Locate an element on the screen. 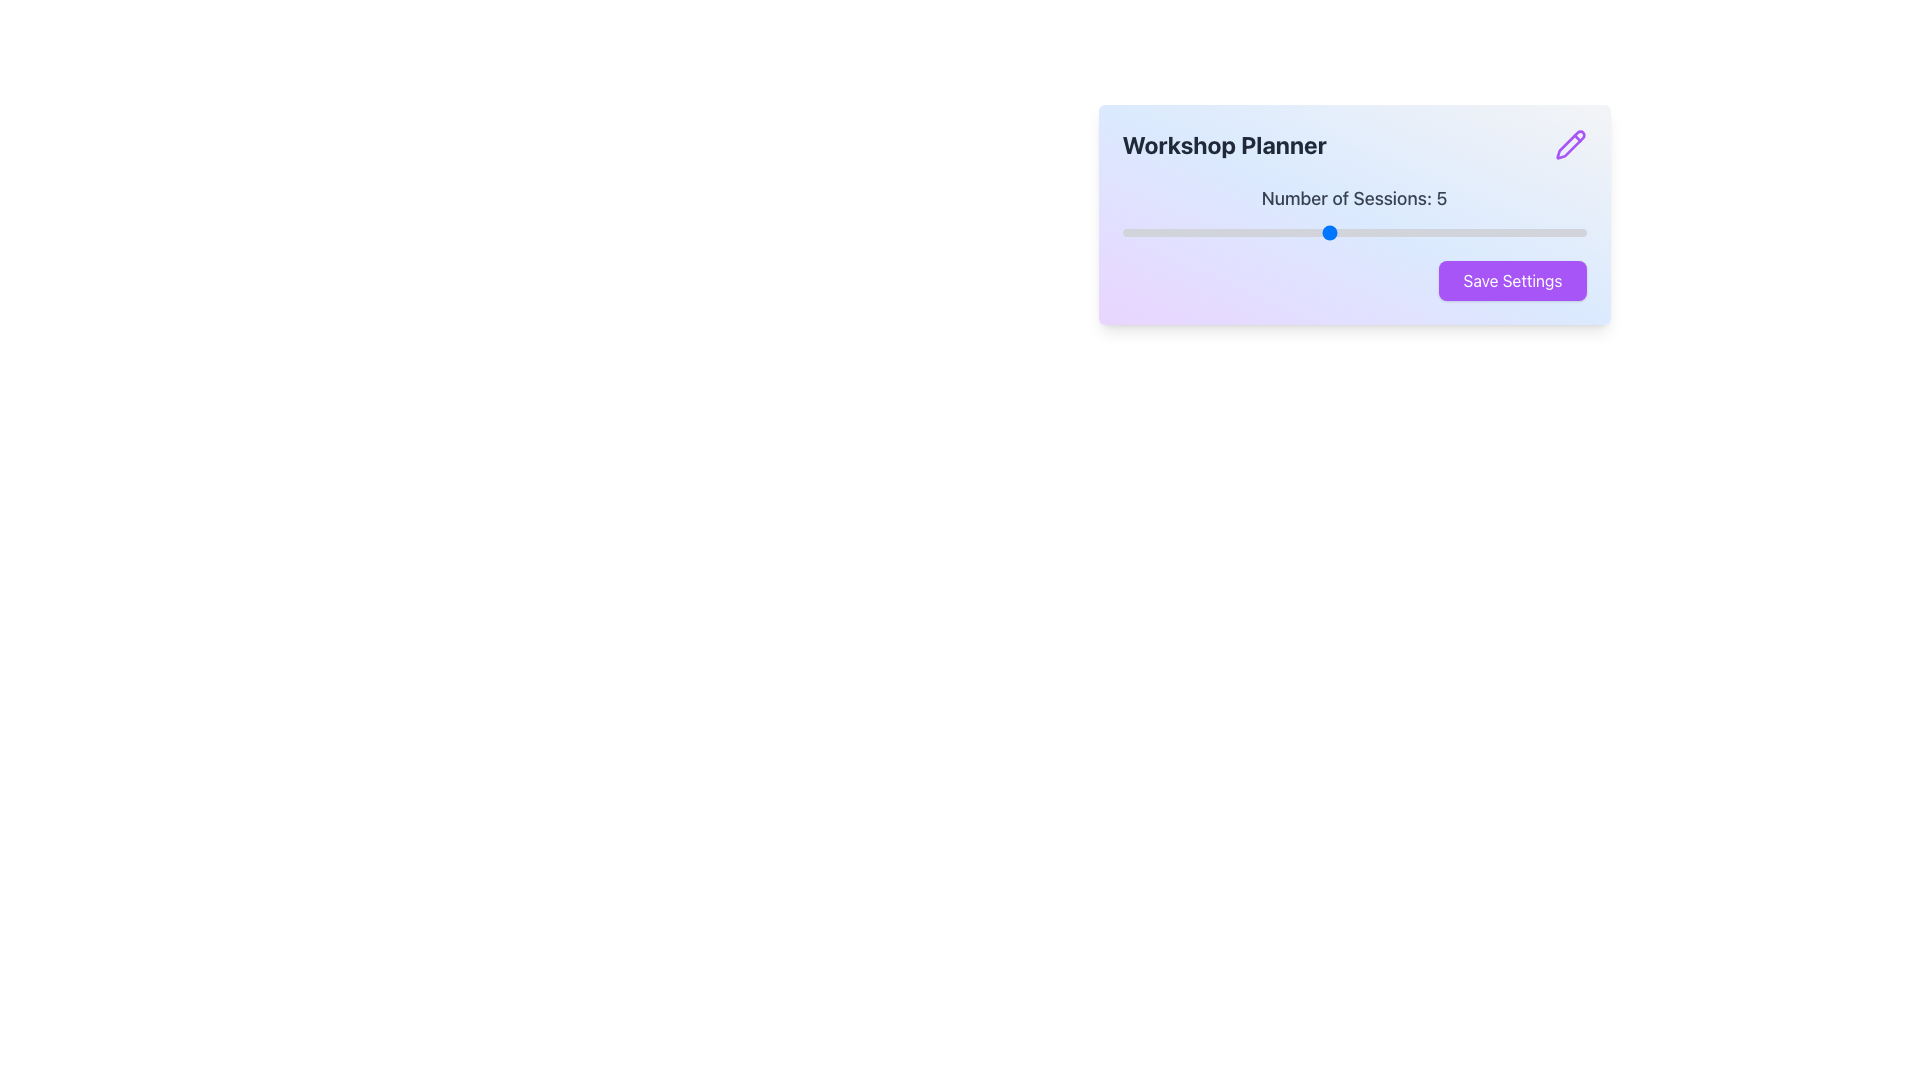 The image size is (1920, 1080). the number of sessions is located at coordinates (1174, 231).